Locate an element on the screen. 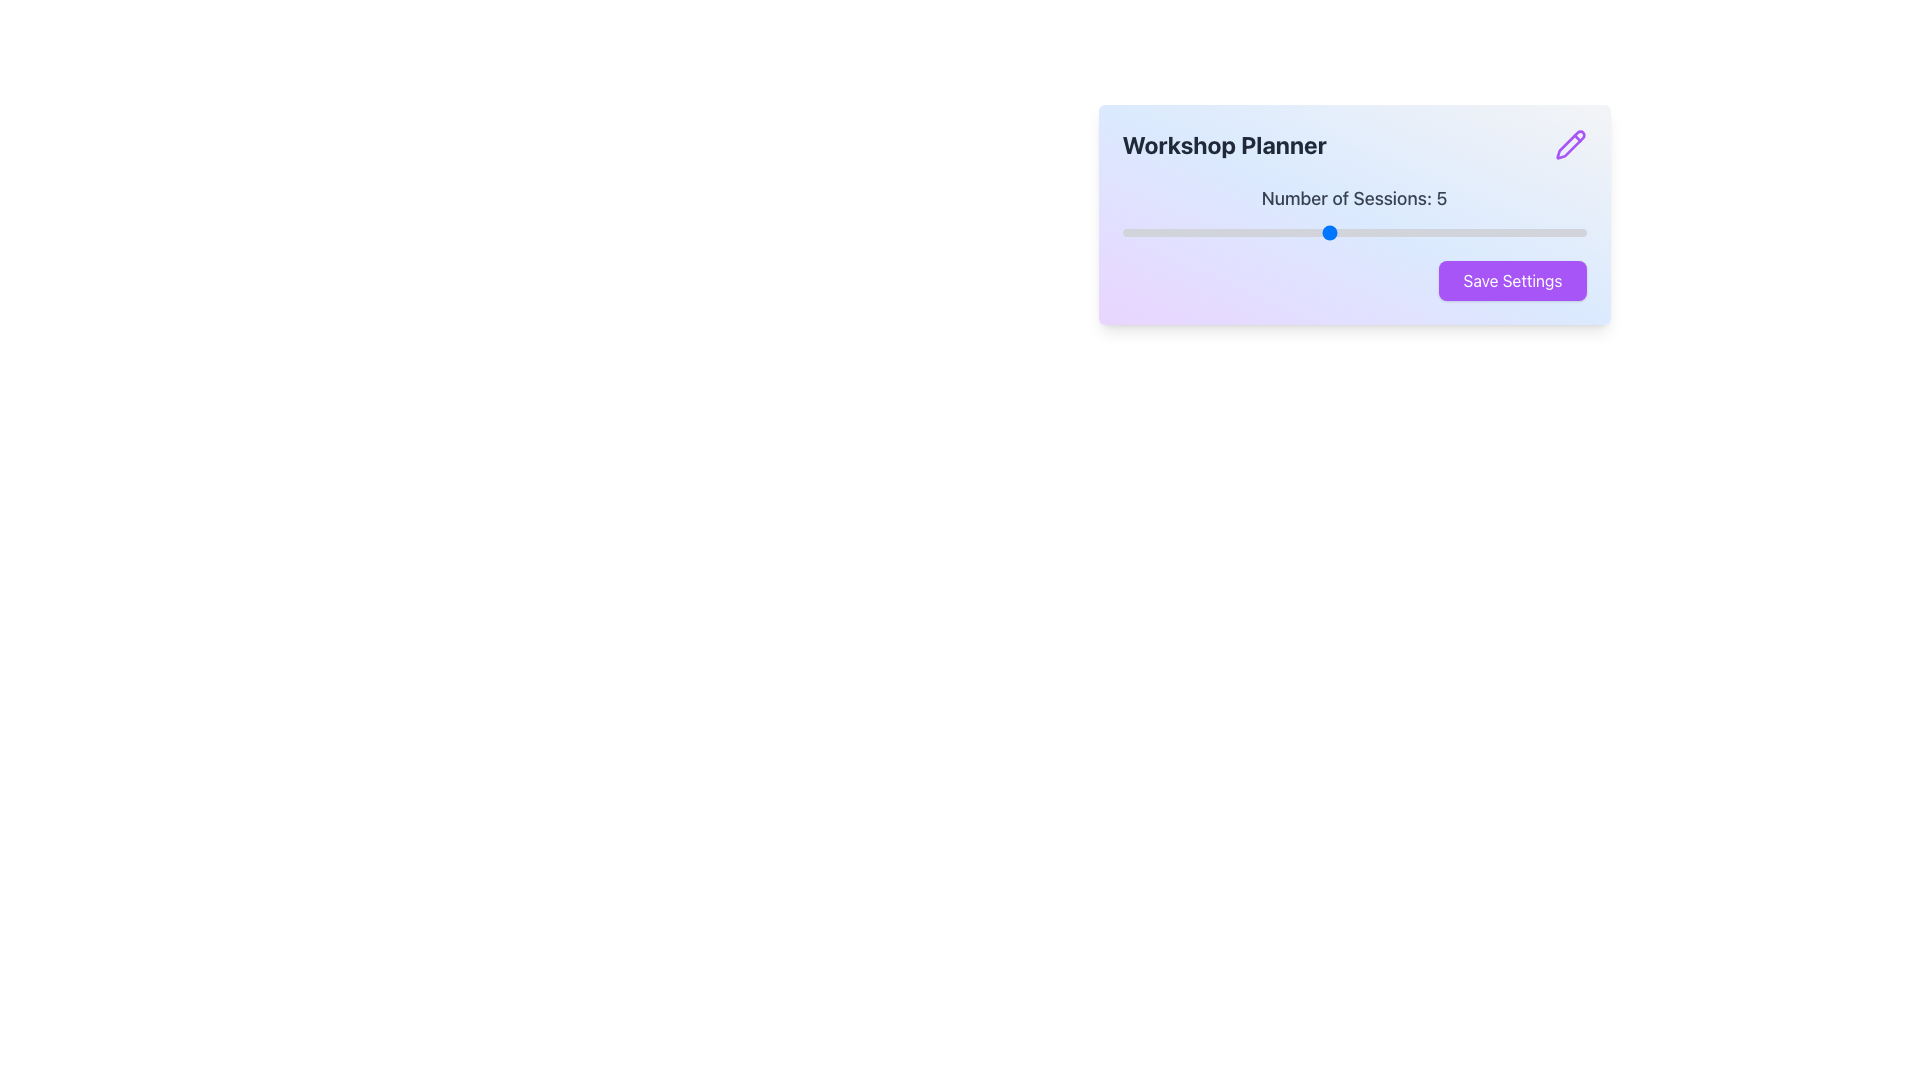 The image size is (1920, 1080). the number of sessions is located at coordinates (1174, 231).